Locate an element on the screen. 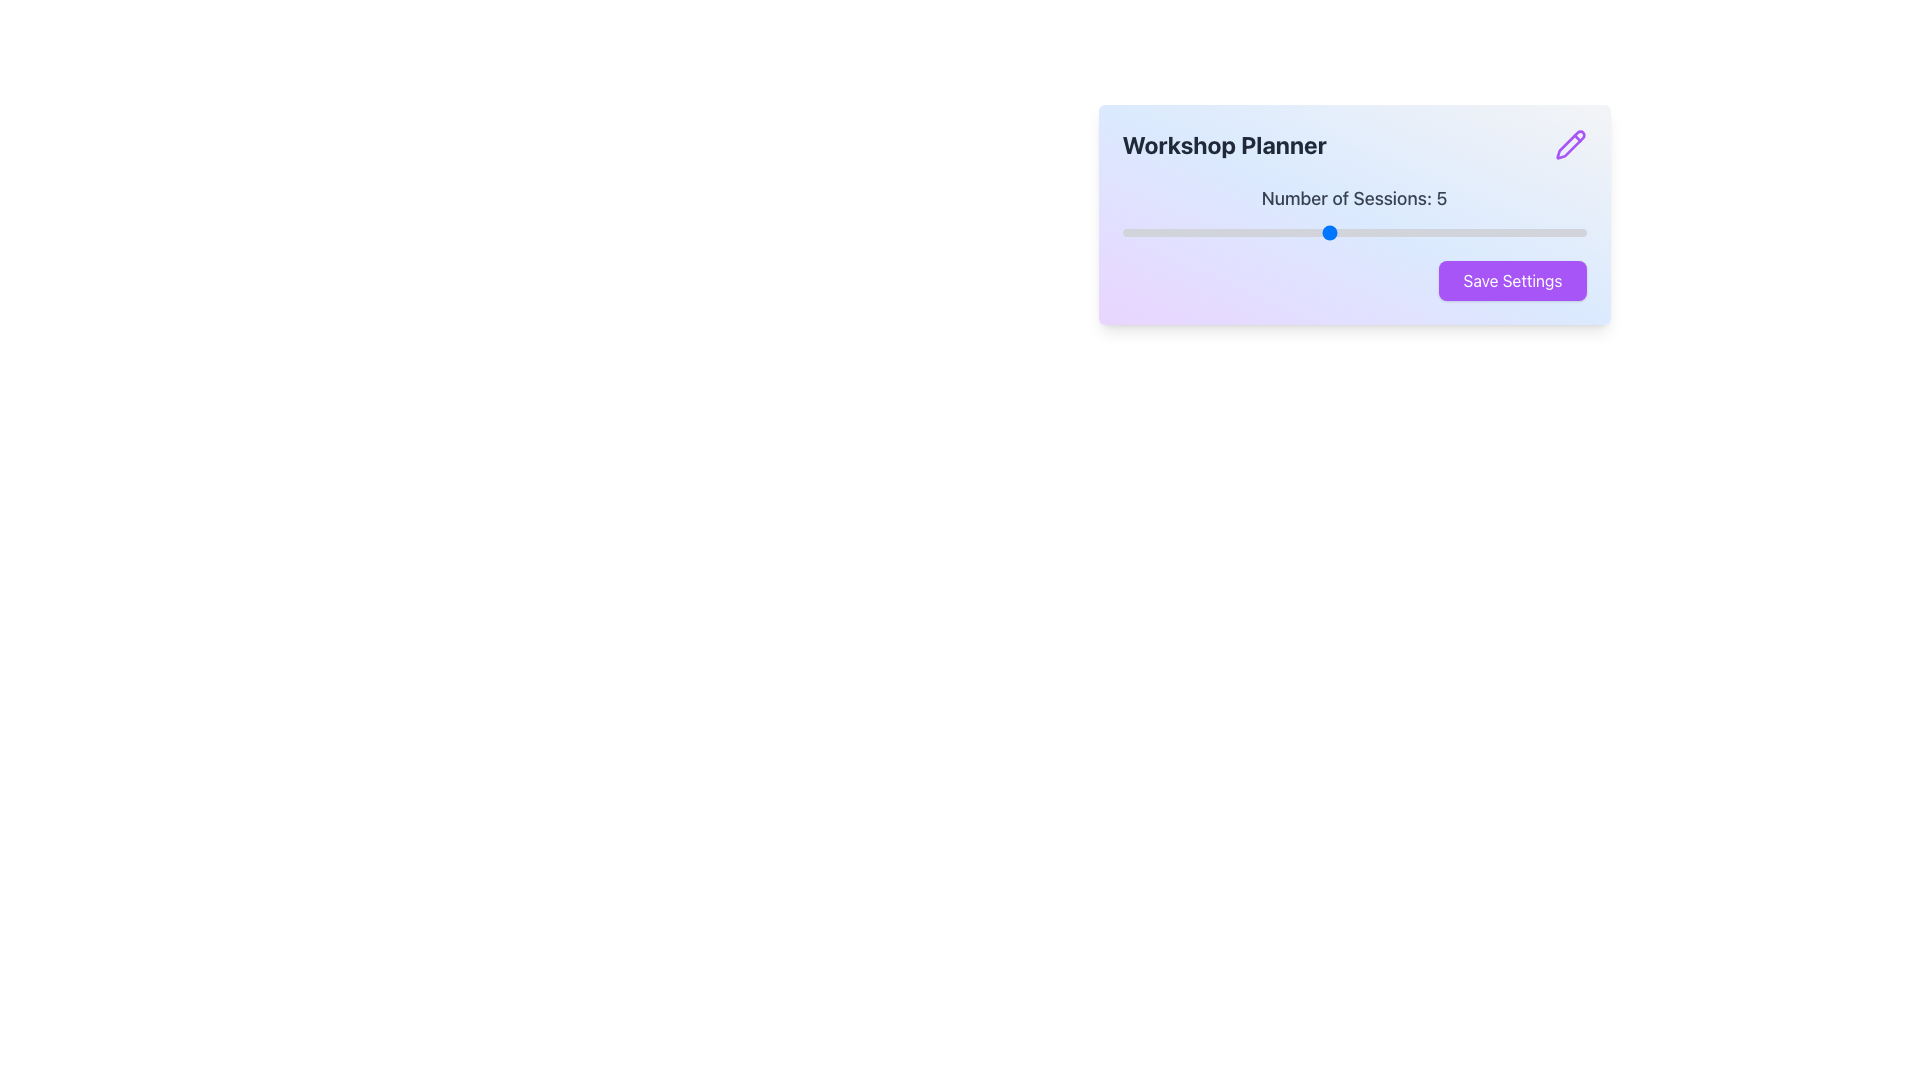 The image size is (1920, 1080). the number of sessions is located at coordinates (1174, 231).